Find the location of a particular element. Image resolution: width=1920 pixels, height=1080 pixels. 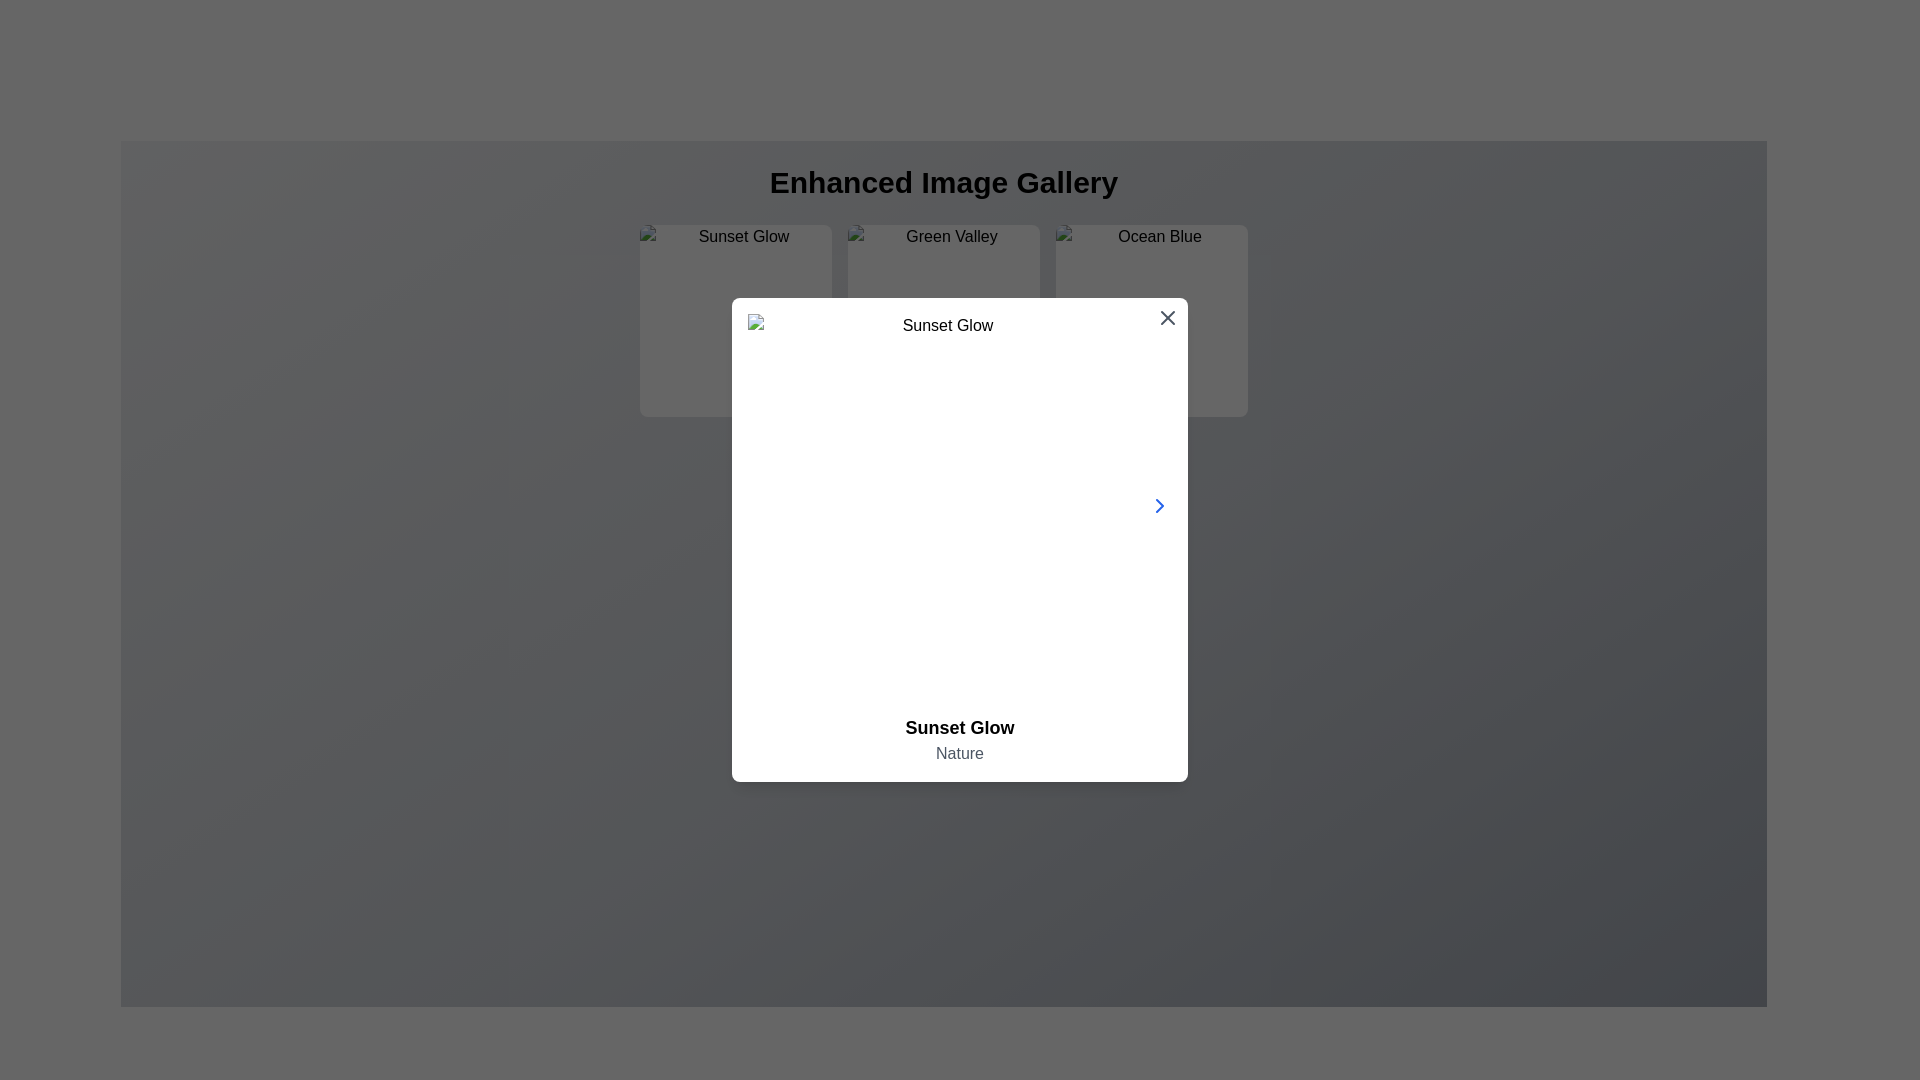

the navigation button located on the far right side of the modal is located at coordinates (1160, 504).